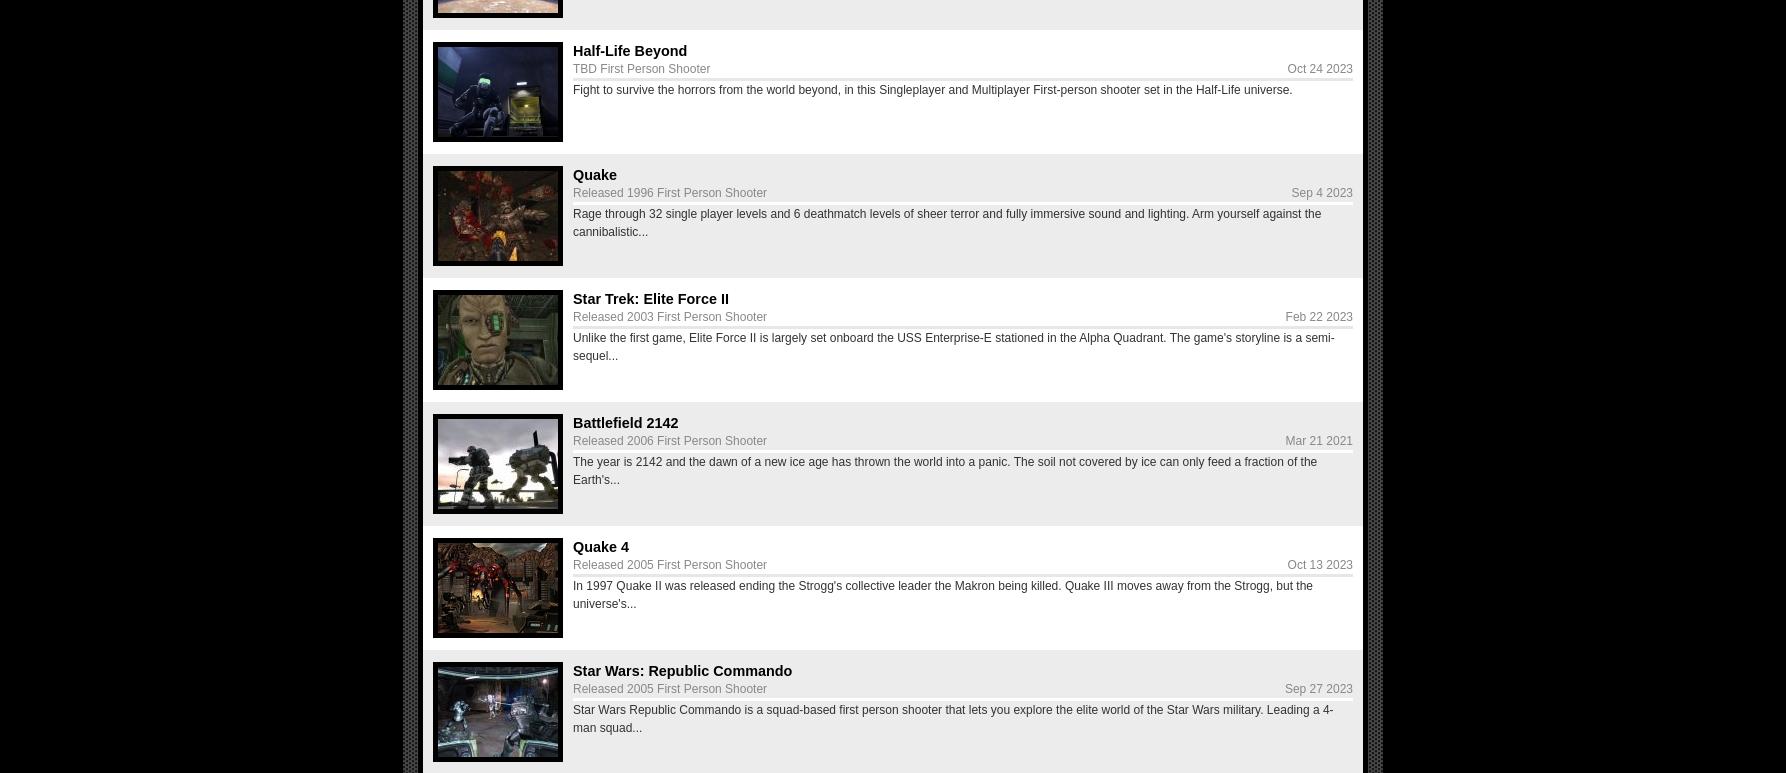 This screenshot has height=773, width=1786. What do you see at coordinates (583, 68) in the screenshot?
I see `'TBD'` at bounding box center [583, 68].